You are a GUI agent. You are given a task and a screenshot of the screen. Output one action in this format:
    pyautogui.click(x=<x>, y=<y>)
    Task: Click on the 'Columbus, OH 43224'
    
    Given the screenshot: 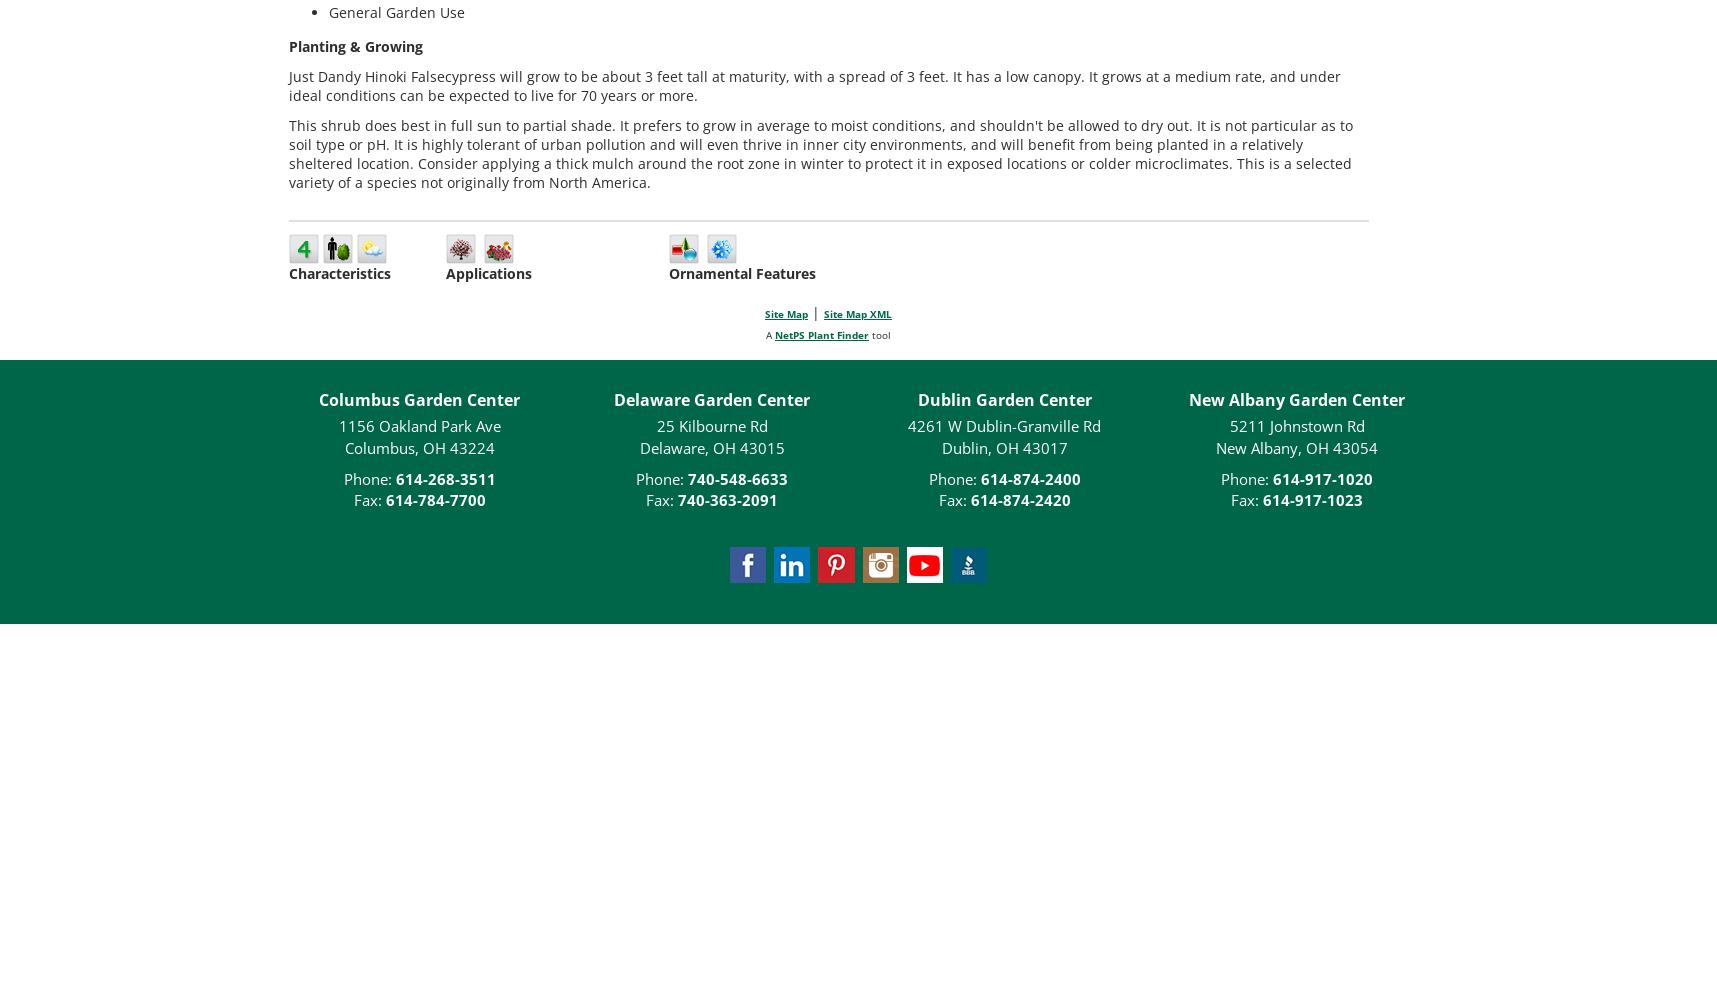 What is the action you would take?
    pyautogui.click(x=343, y=446)
    